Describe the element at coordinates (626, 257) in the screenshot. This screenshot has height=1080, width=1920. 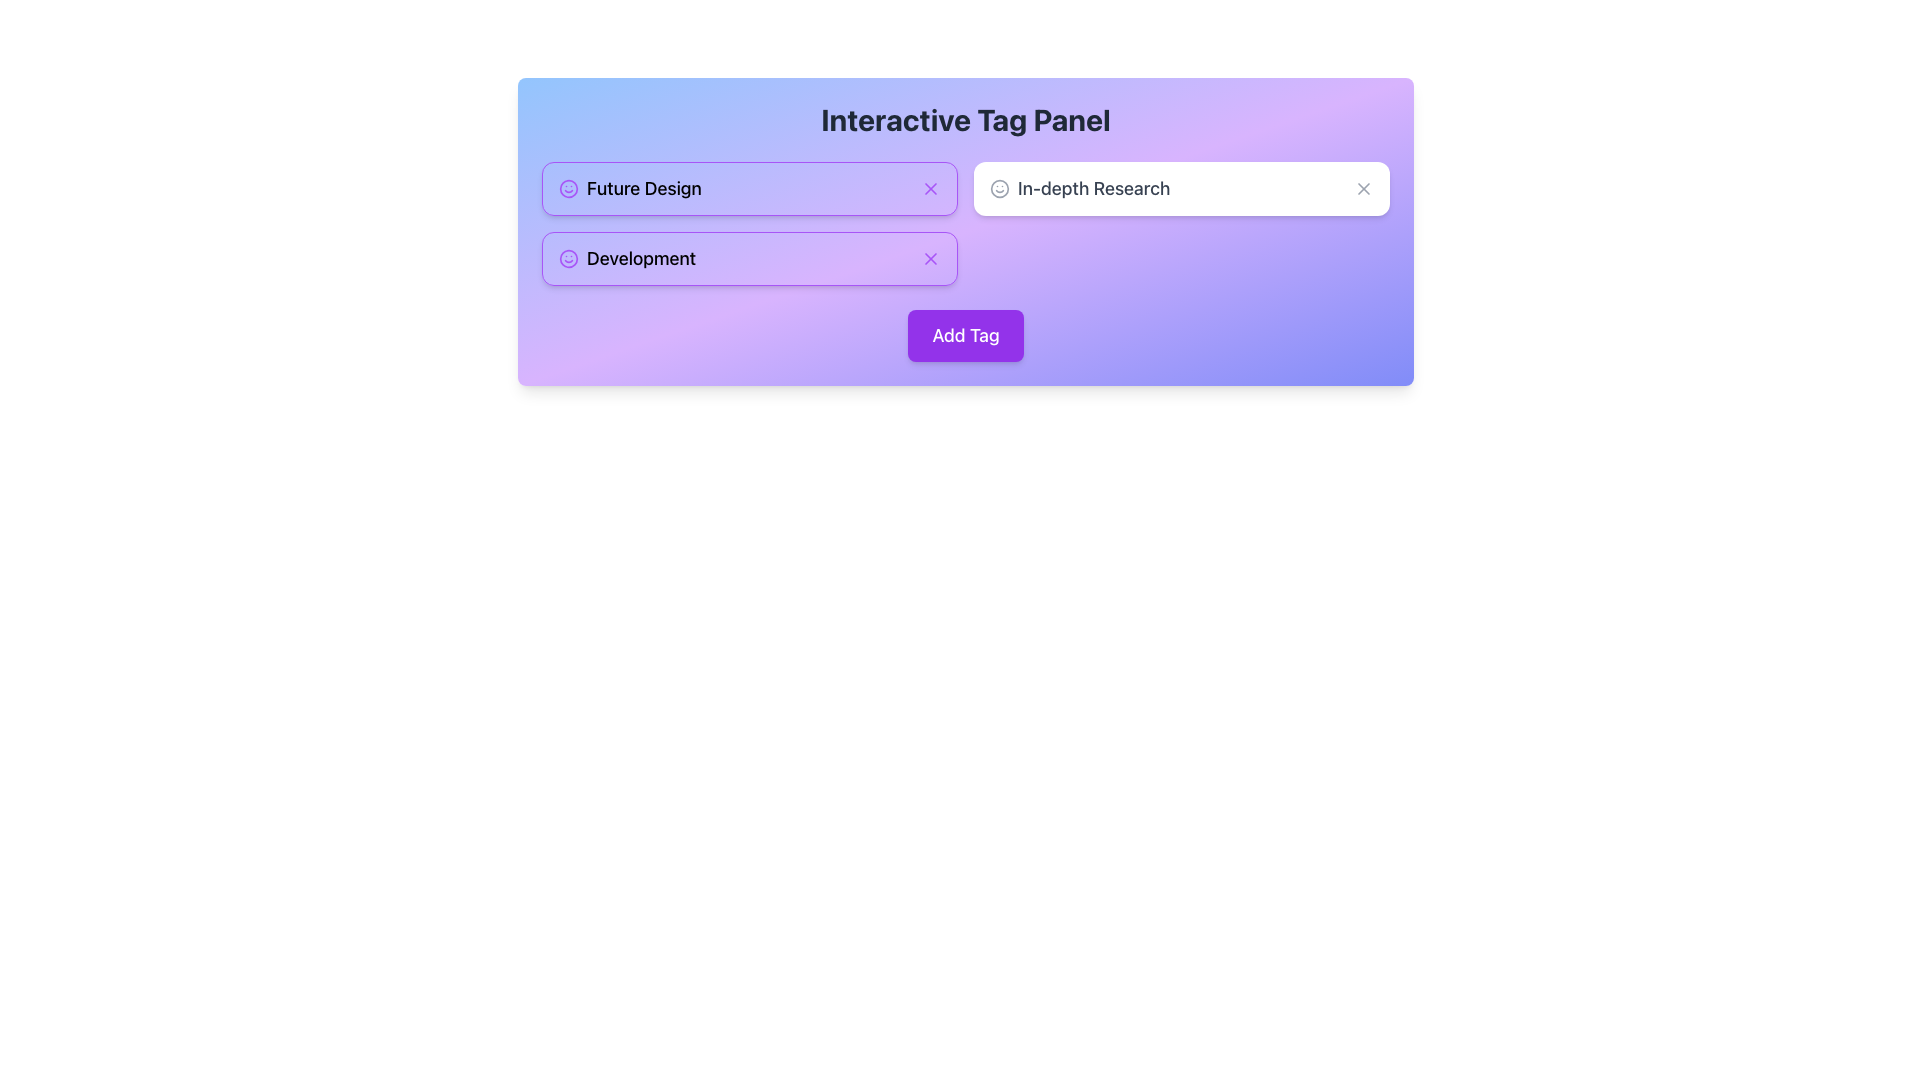
I see `the 'Development' tag, which is the second tag in the Interactive Tag Panel` at that location.